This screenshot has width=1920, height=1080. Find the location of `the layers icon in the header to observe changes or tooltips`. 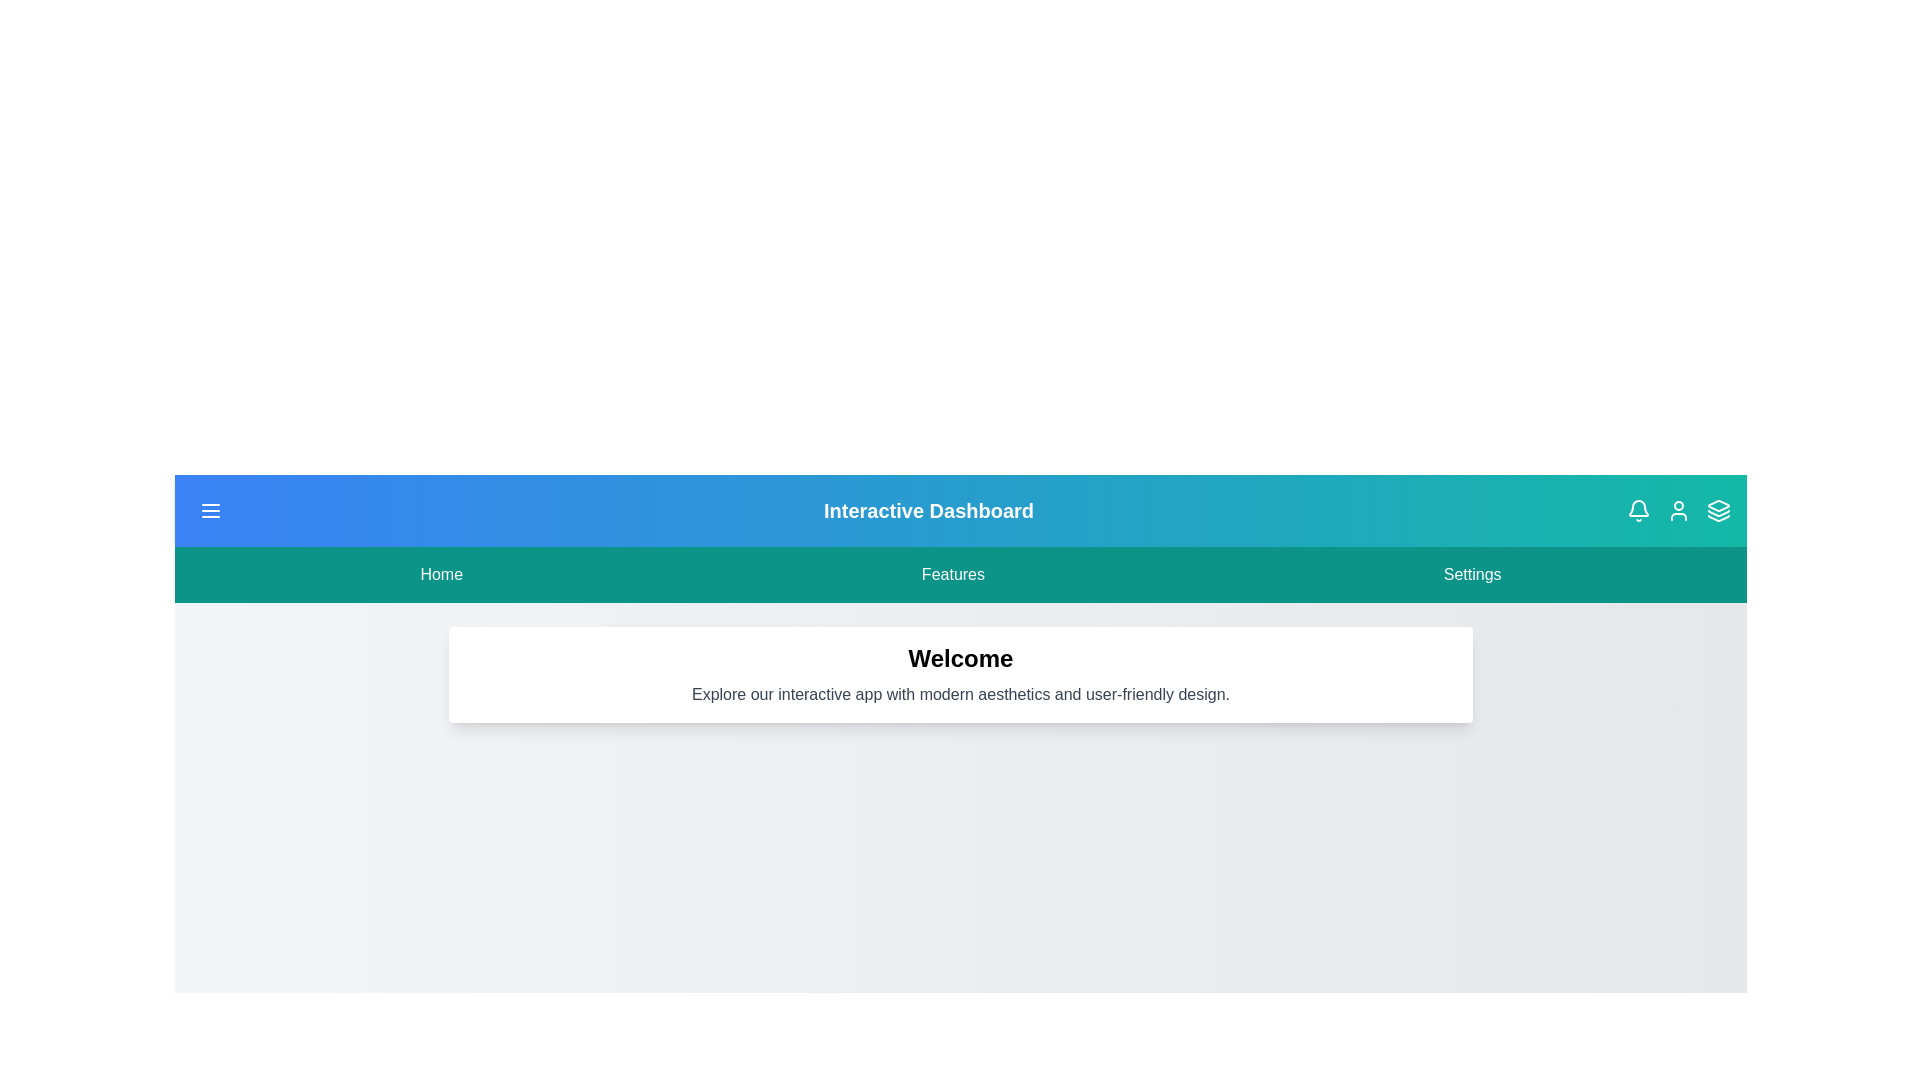

the layers icon in the header to observe changes or tooltips is located at coordinates (1717, 509).